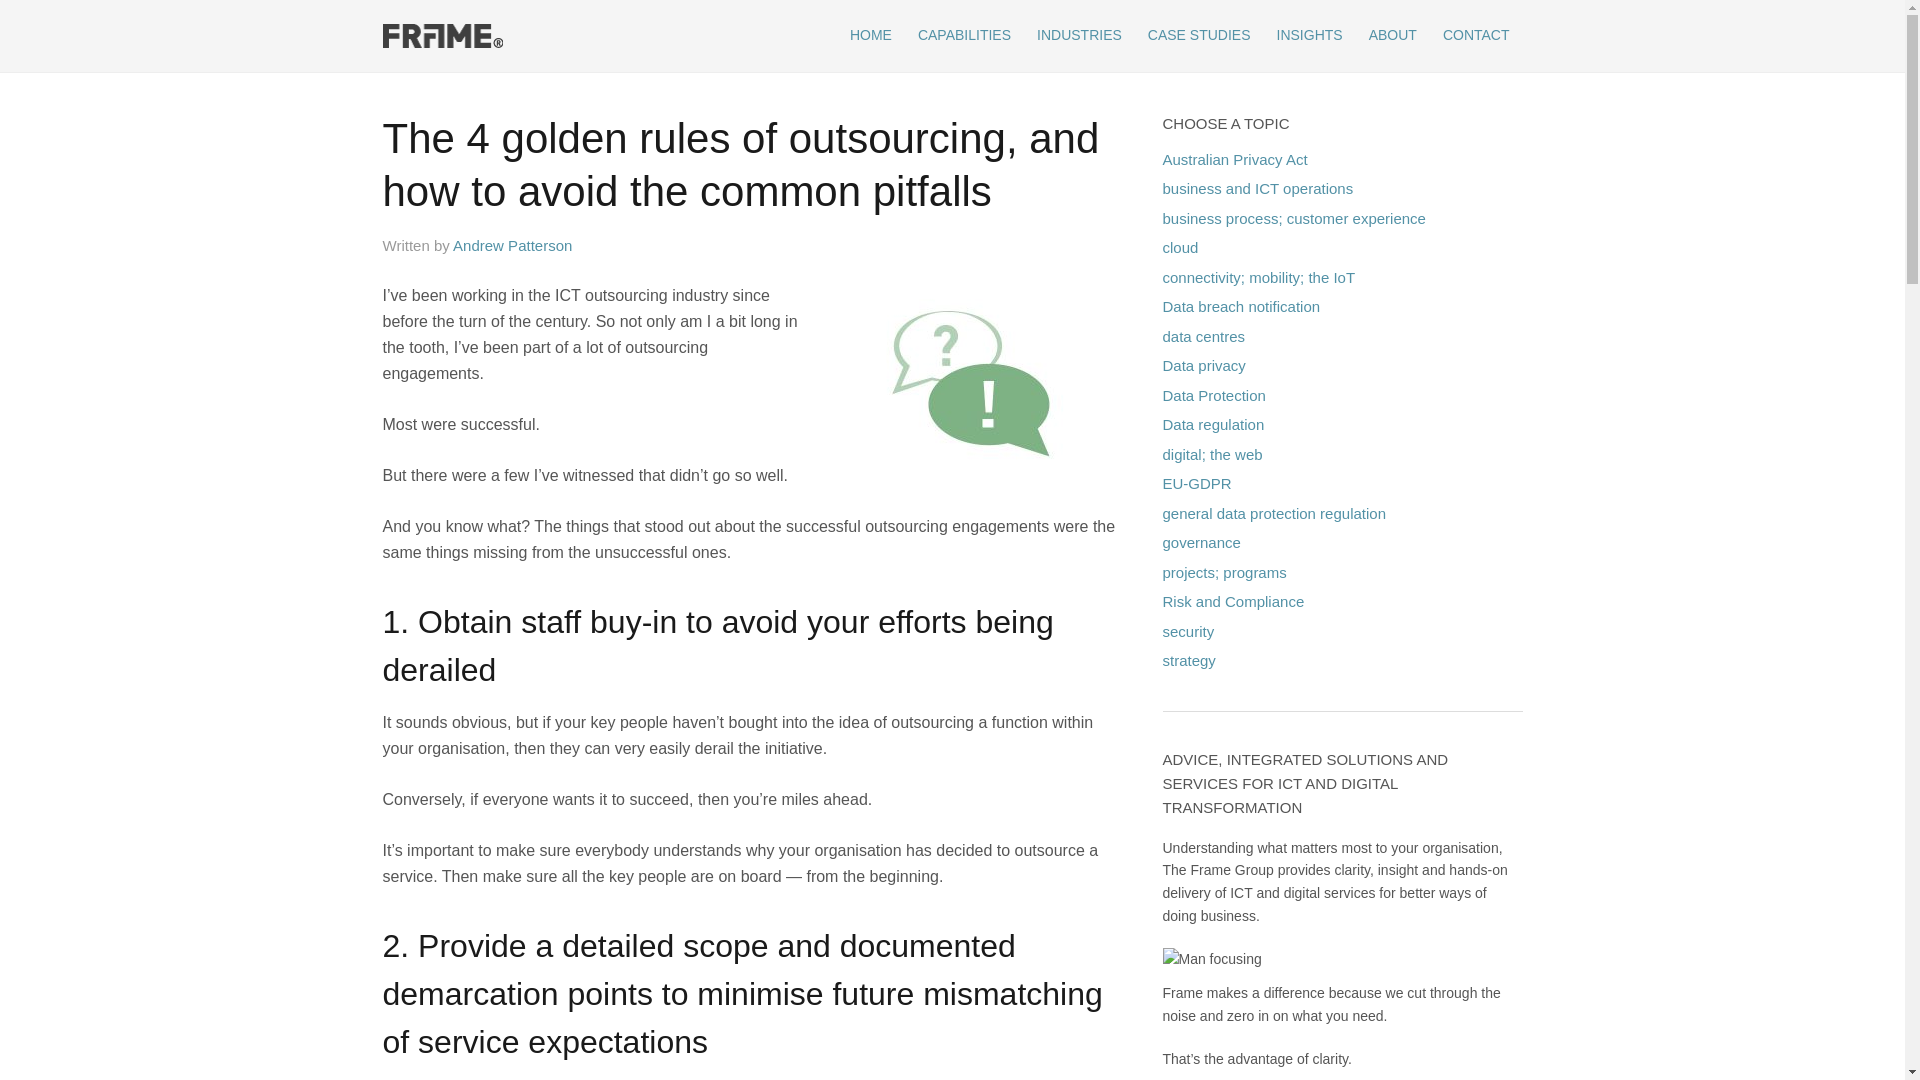 Image resolution: width=1920 pixels, height=1080 pixels. I want to click on 'INDUSTRIES', so click(1078, 34).